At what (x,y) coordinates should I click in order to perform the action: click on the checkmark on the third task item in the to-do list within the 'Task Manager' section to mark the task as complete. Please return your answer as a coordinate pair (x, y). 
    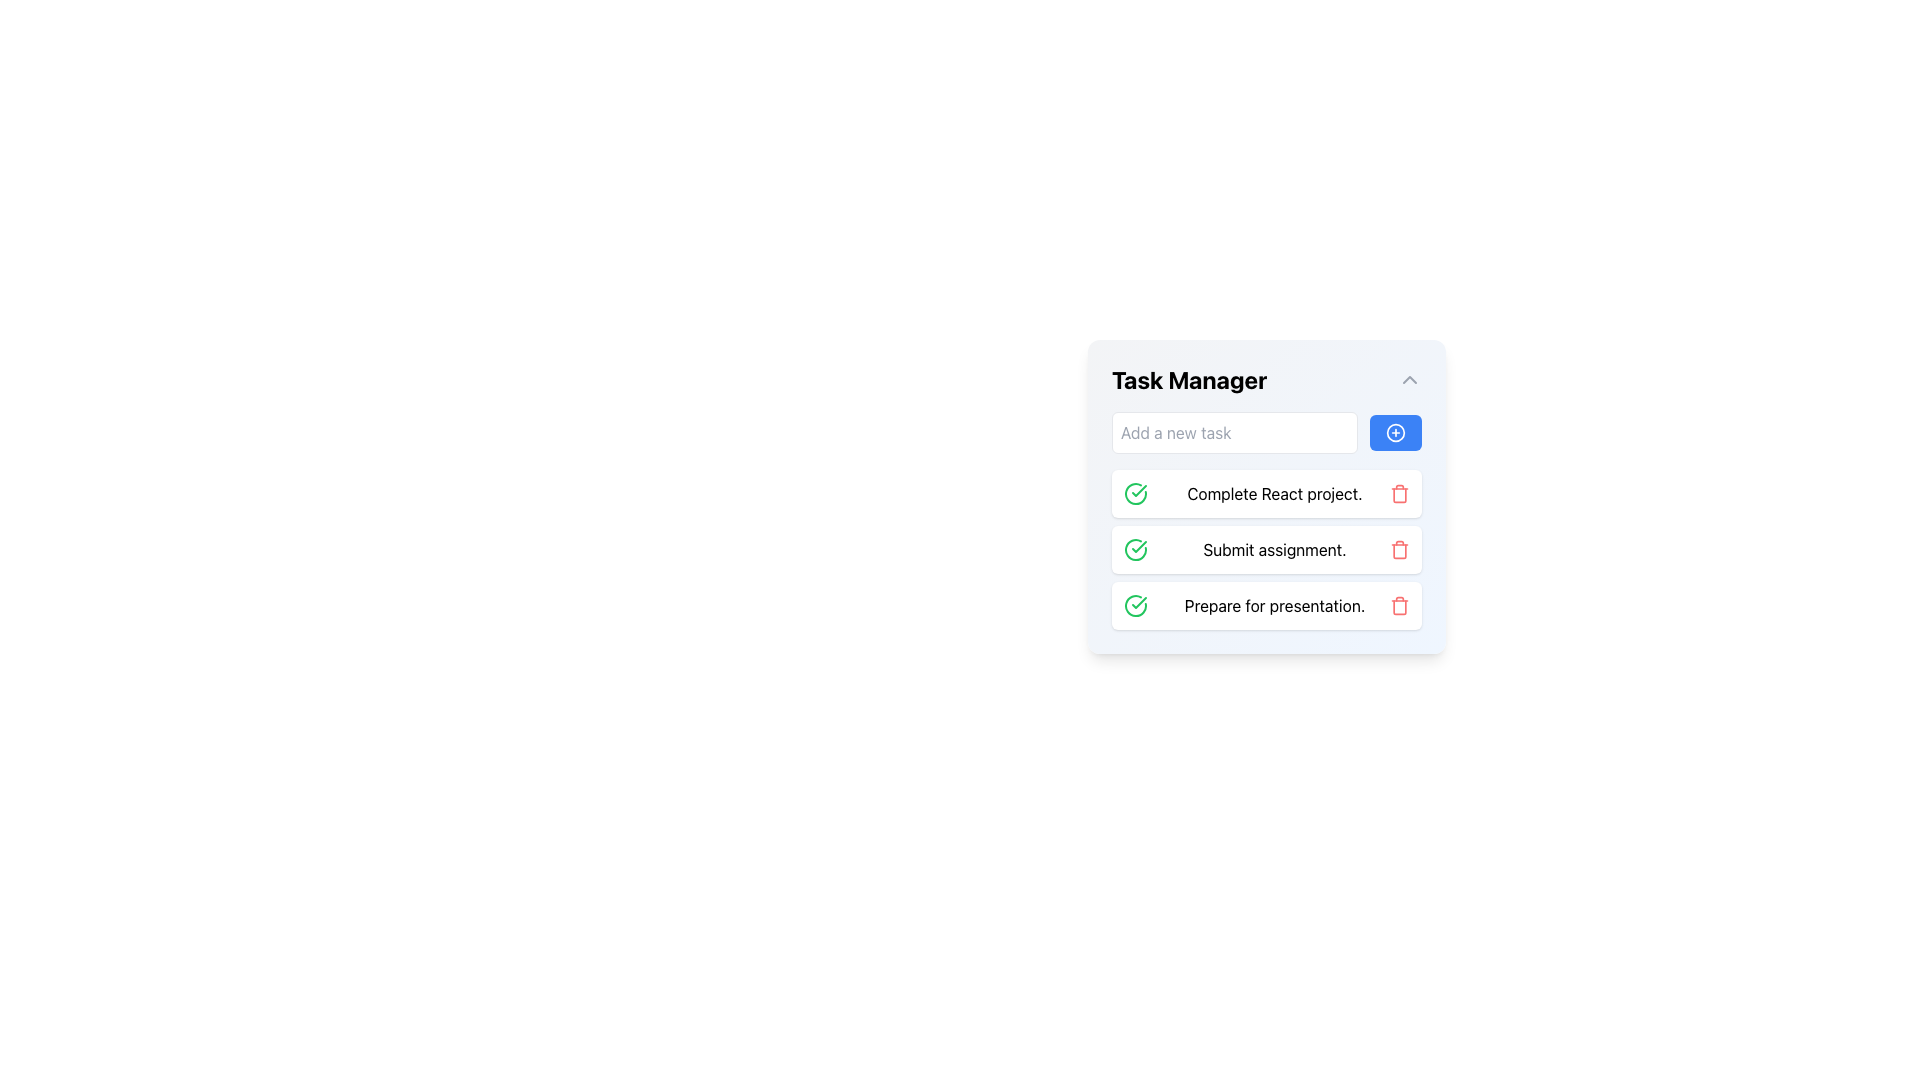
    Looking at the image, I should click on (1266, 604).